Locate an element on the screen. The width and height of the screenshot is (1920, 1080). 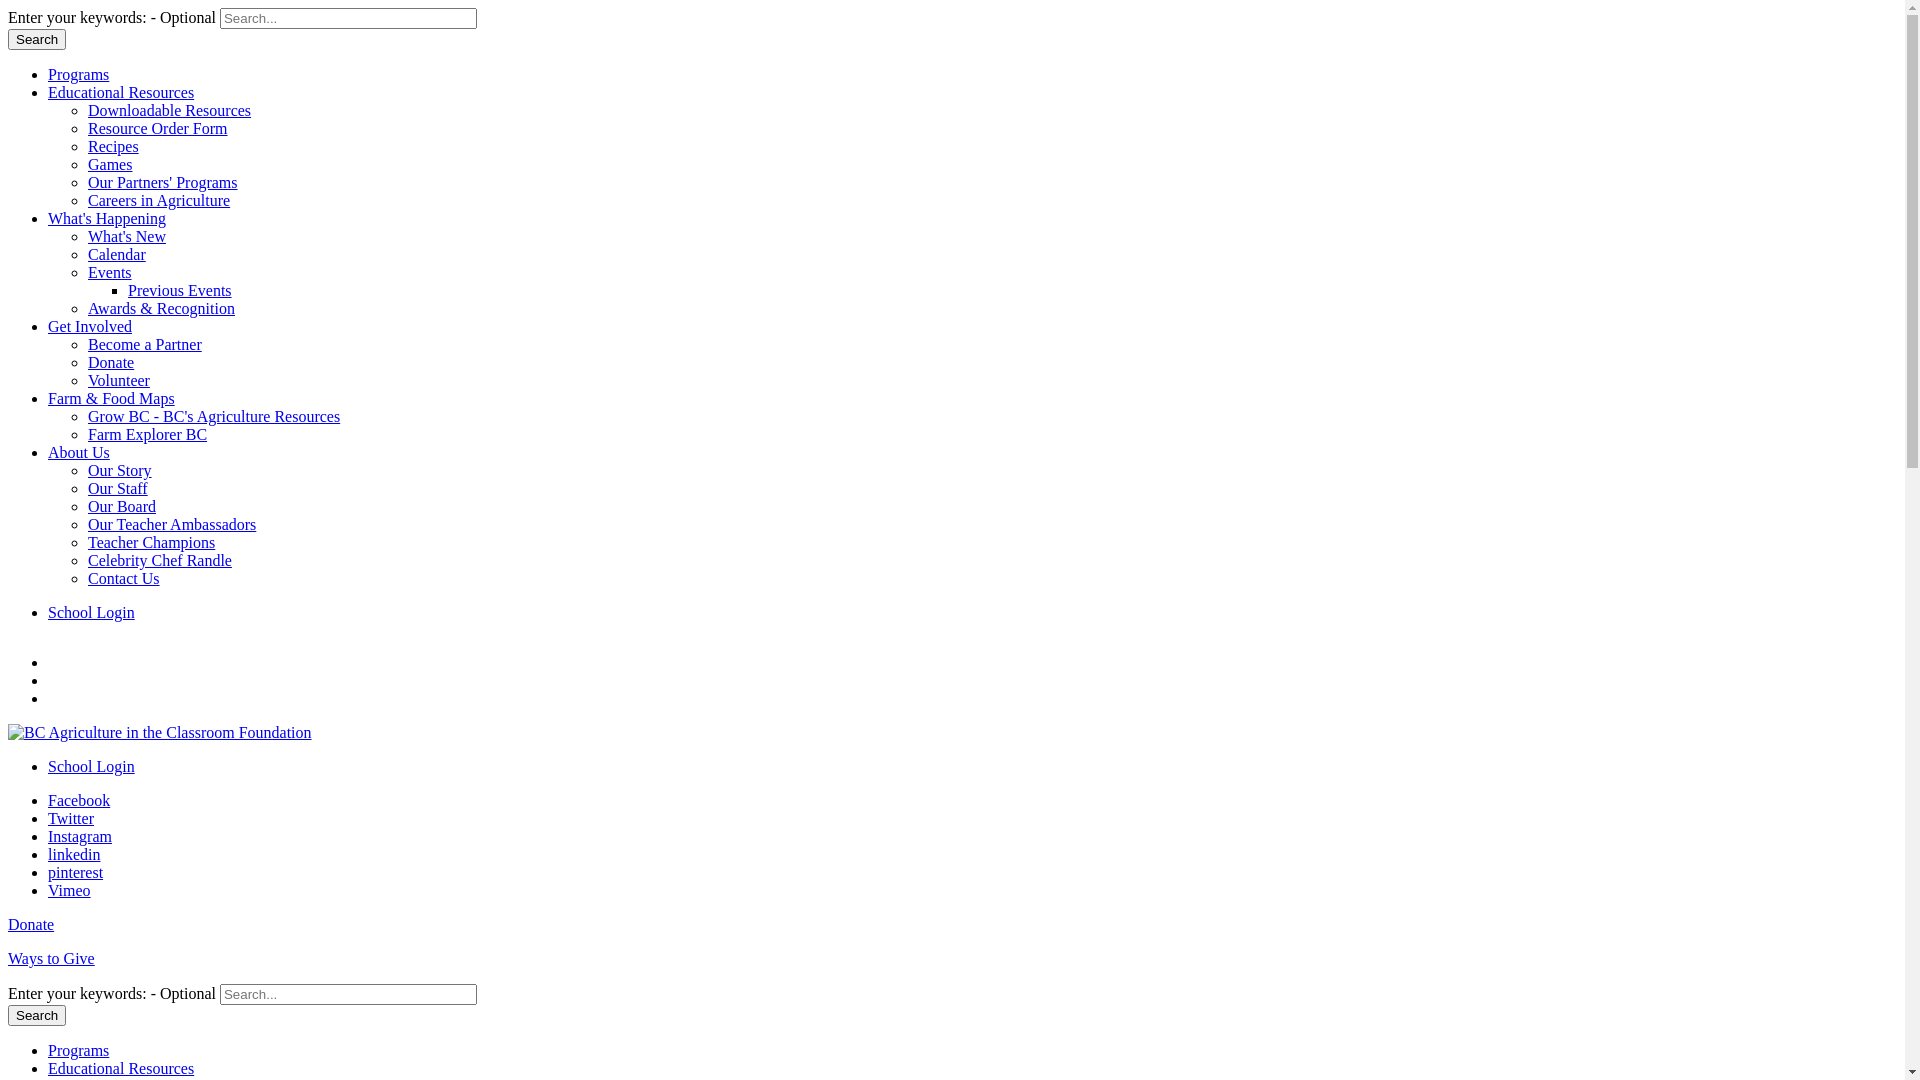
'School Login' is located at coordinates (90, 765).